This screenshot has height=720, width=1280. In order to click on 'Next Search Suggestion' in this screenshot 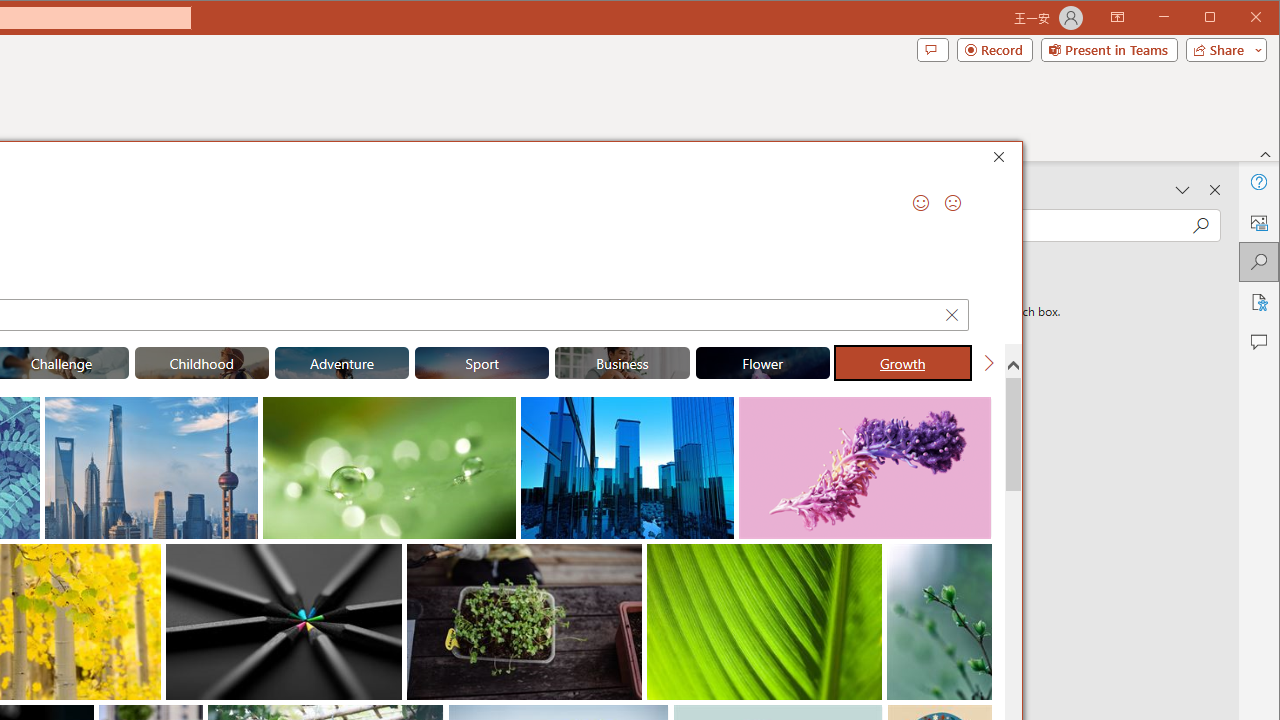, I will do `click(988, 362)`.